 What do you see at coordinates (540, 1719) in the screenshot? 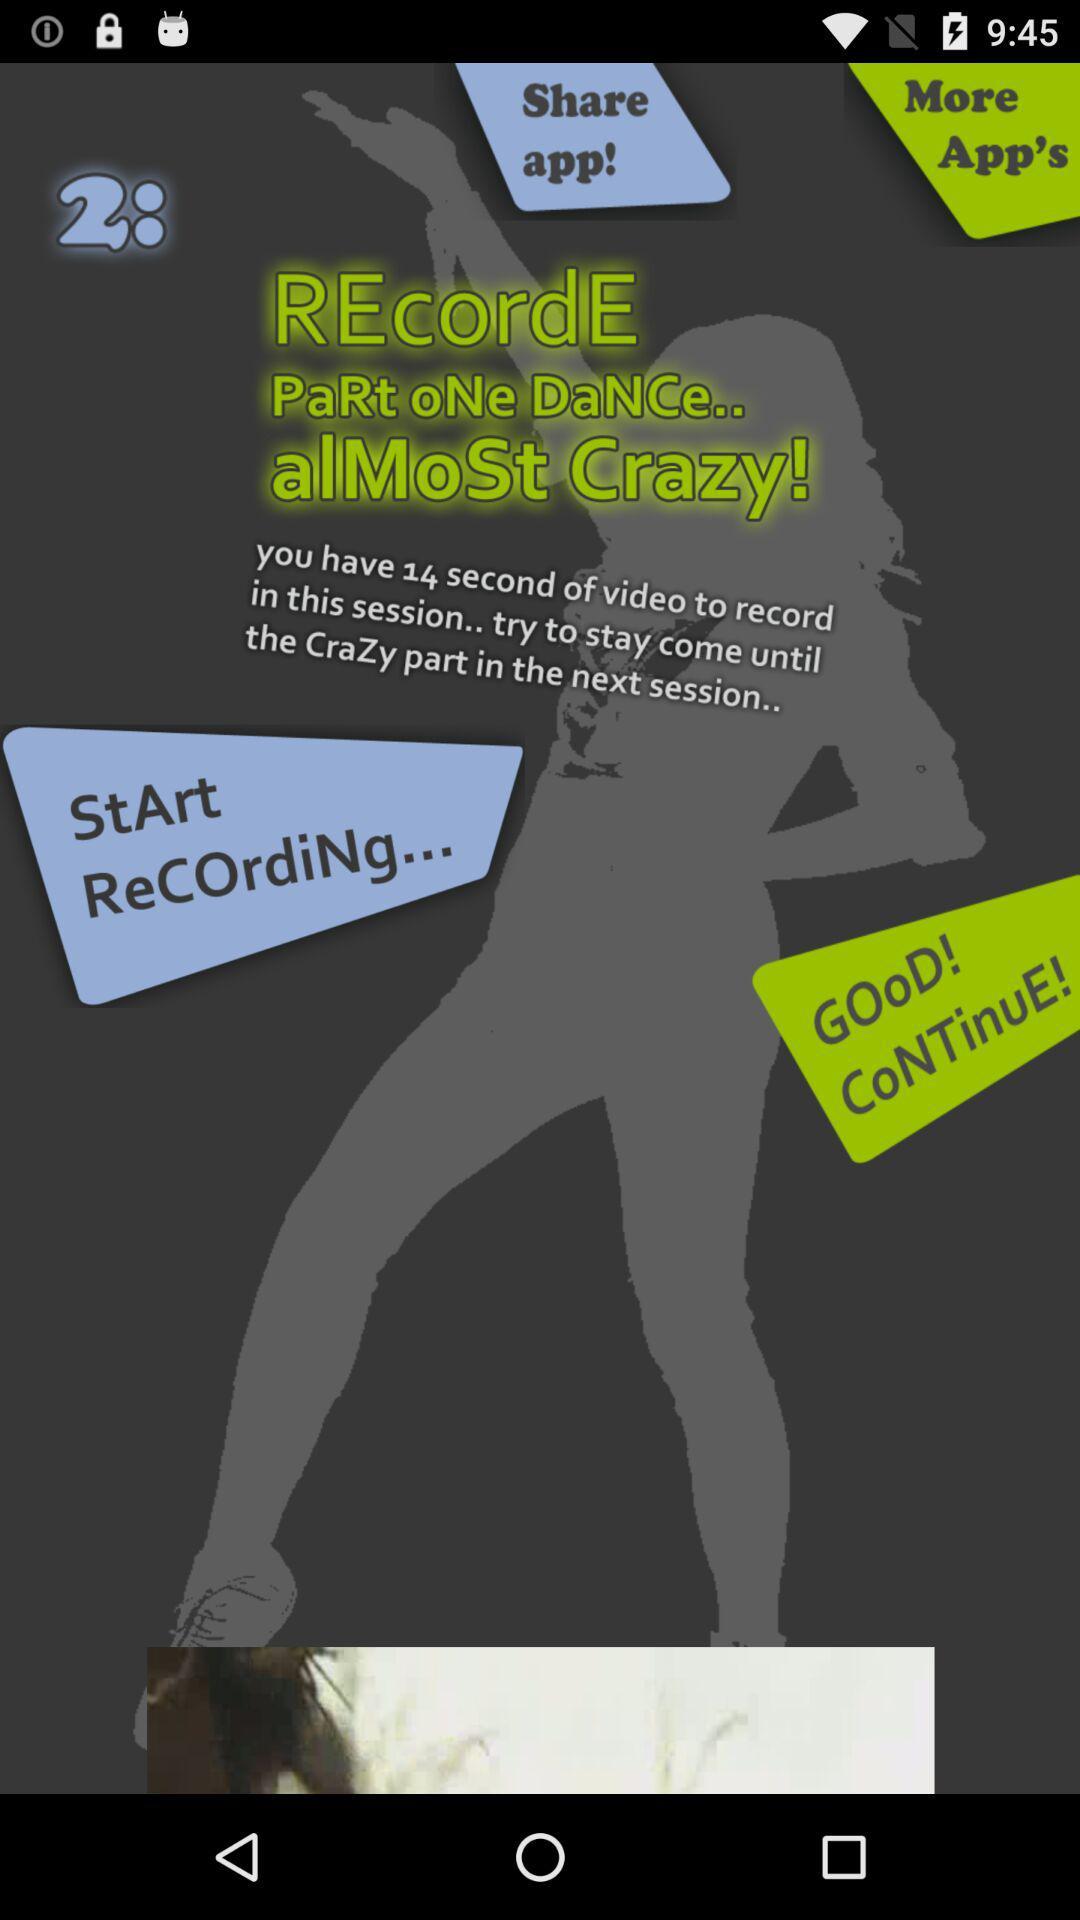
I see `this add watch` at bounding box center [540, 1719].